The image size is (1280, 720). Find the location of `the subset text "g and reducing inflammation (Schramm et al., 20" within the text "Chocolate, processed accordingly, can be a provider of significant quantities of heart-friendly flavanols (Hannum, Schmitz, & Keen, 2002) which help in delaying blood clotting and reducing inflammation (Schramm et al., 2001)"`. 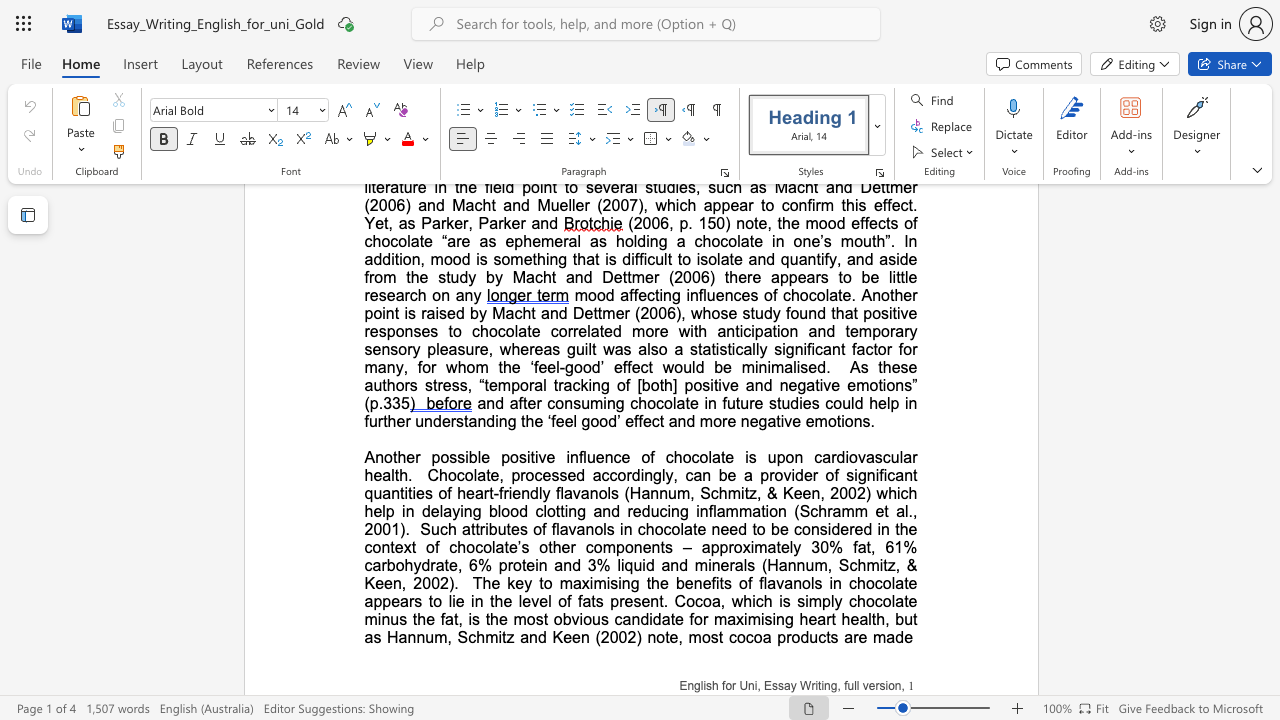

the subset text "g and reducing inflammation (Schramm et al., 20" within the text "Chocolate, processed accordingly, can be a provider of significant quantities of heart-friendly flavanols (Hannum, Schmitz, & Keen, 2002) which help in delaying blood clotting and reducing inflammation (Schramm et al., 2001)" is located at coordinates (576, 510).